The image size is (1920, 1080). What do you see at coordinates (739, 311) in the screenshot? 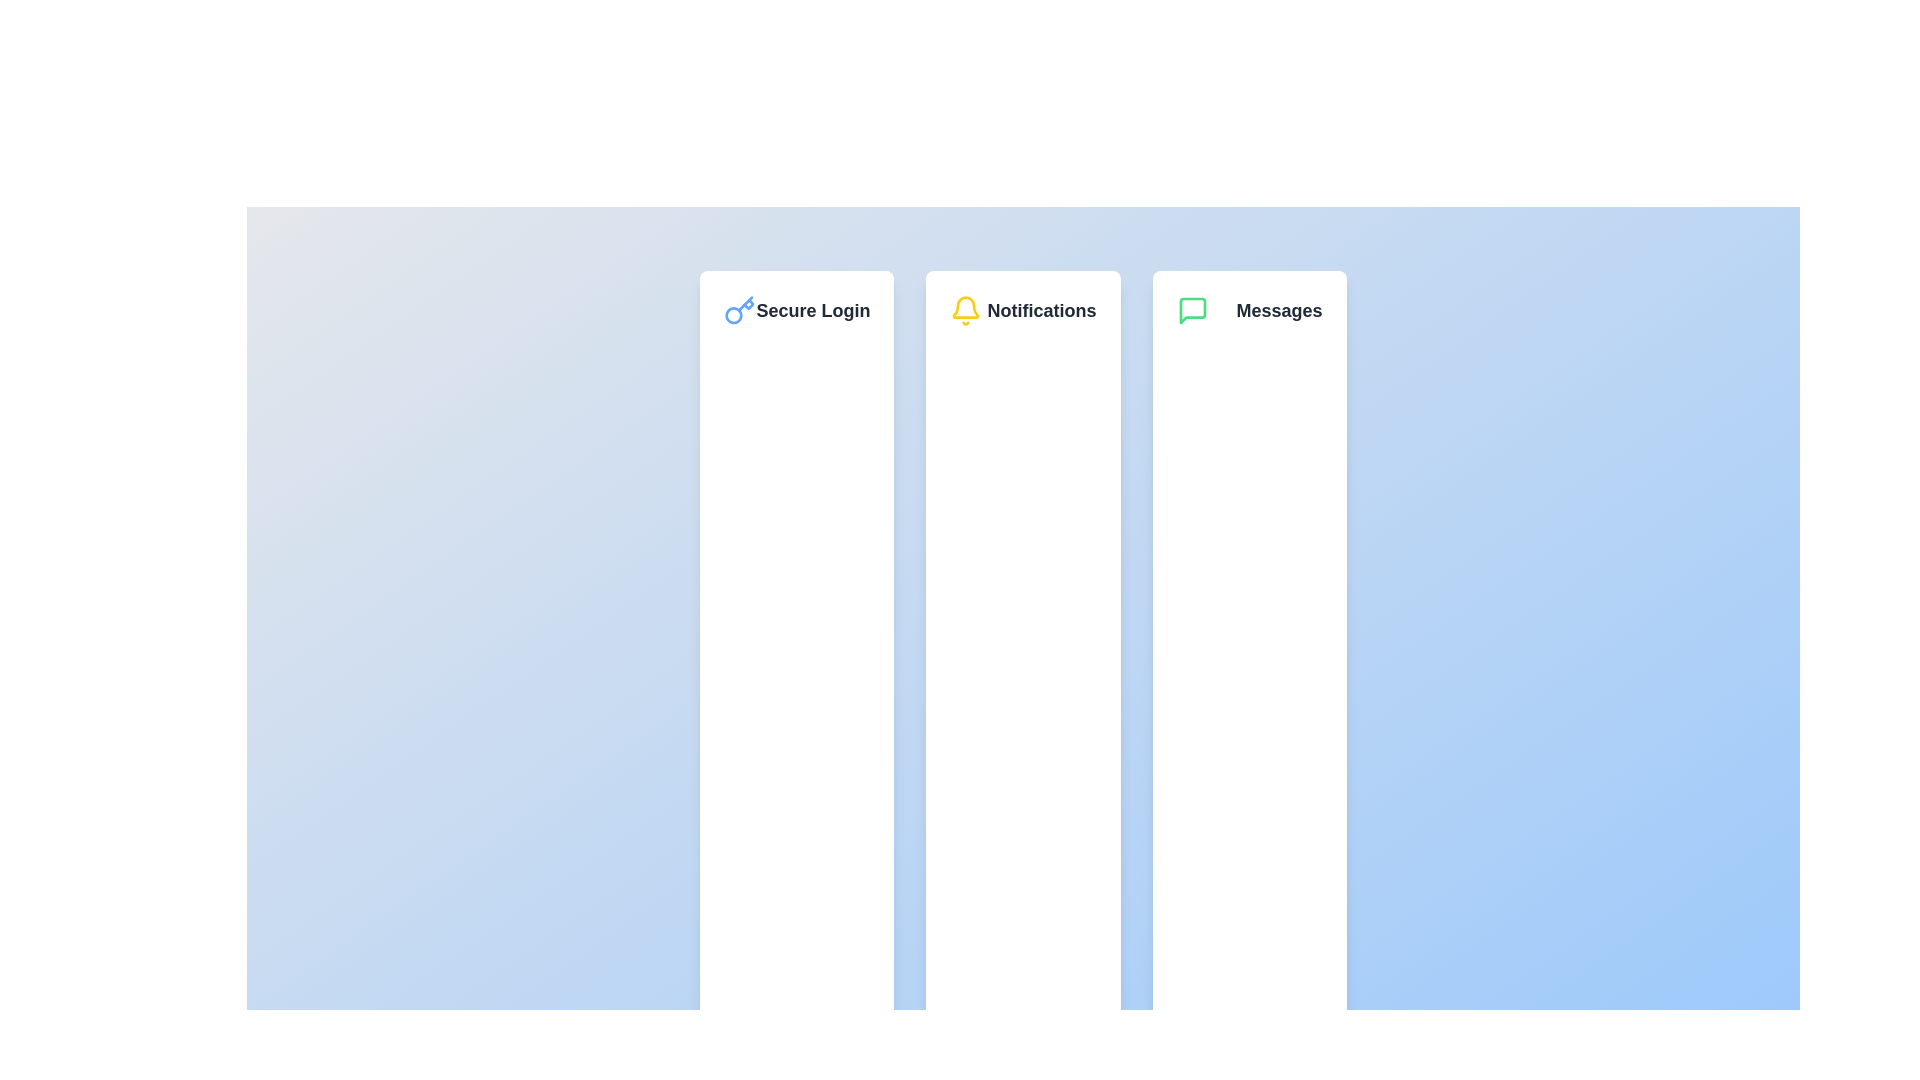
I see `the key-like icon styled with a light blue outline, located to the left of the 'Secure Login' text, for contextual information` at bounding box center [739, 311].